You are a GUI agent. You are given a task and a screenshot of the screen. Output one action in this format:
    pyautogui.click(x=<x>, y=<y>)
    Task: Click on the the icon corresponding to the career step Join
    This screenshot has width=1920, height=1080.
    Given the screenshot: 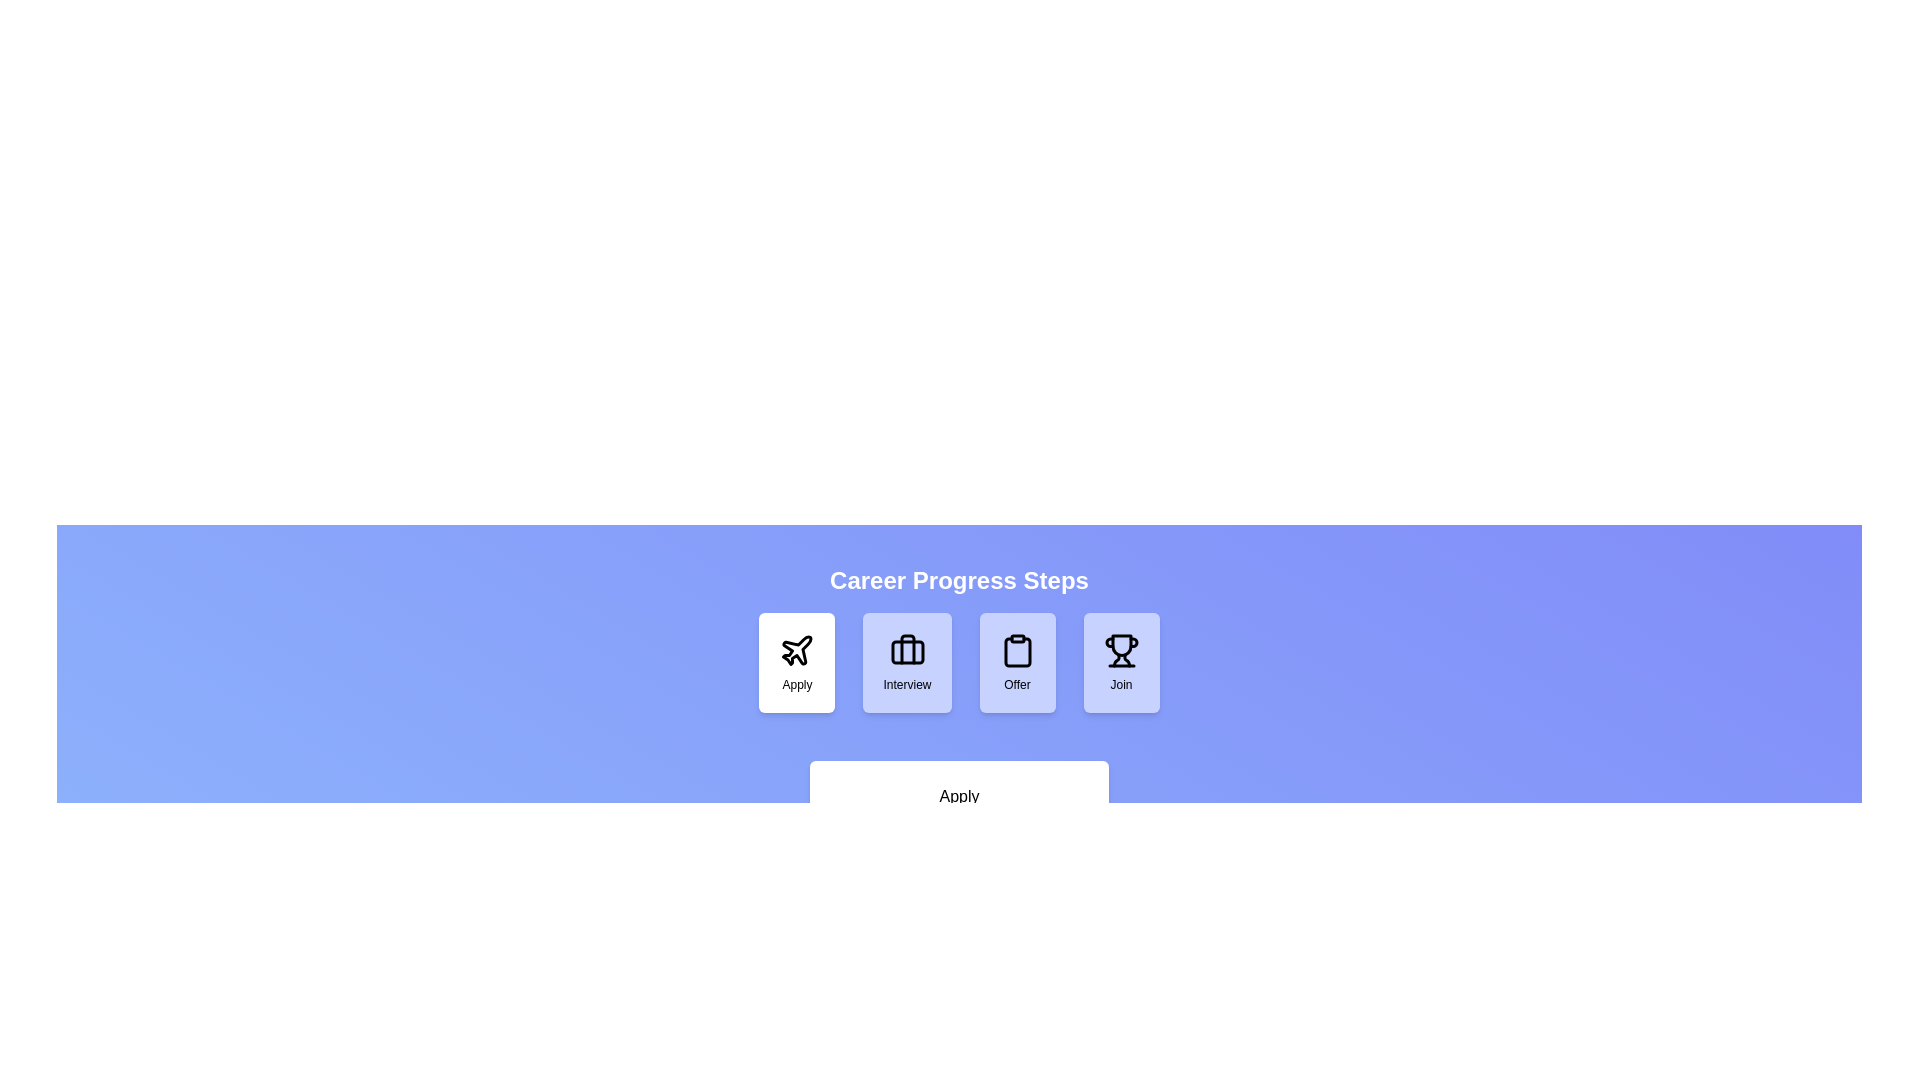 What is the action you would take?
    pyautogui.click(x=1121, y=663)
    